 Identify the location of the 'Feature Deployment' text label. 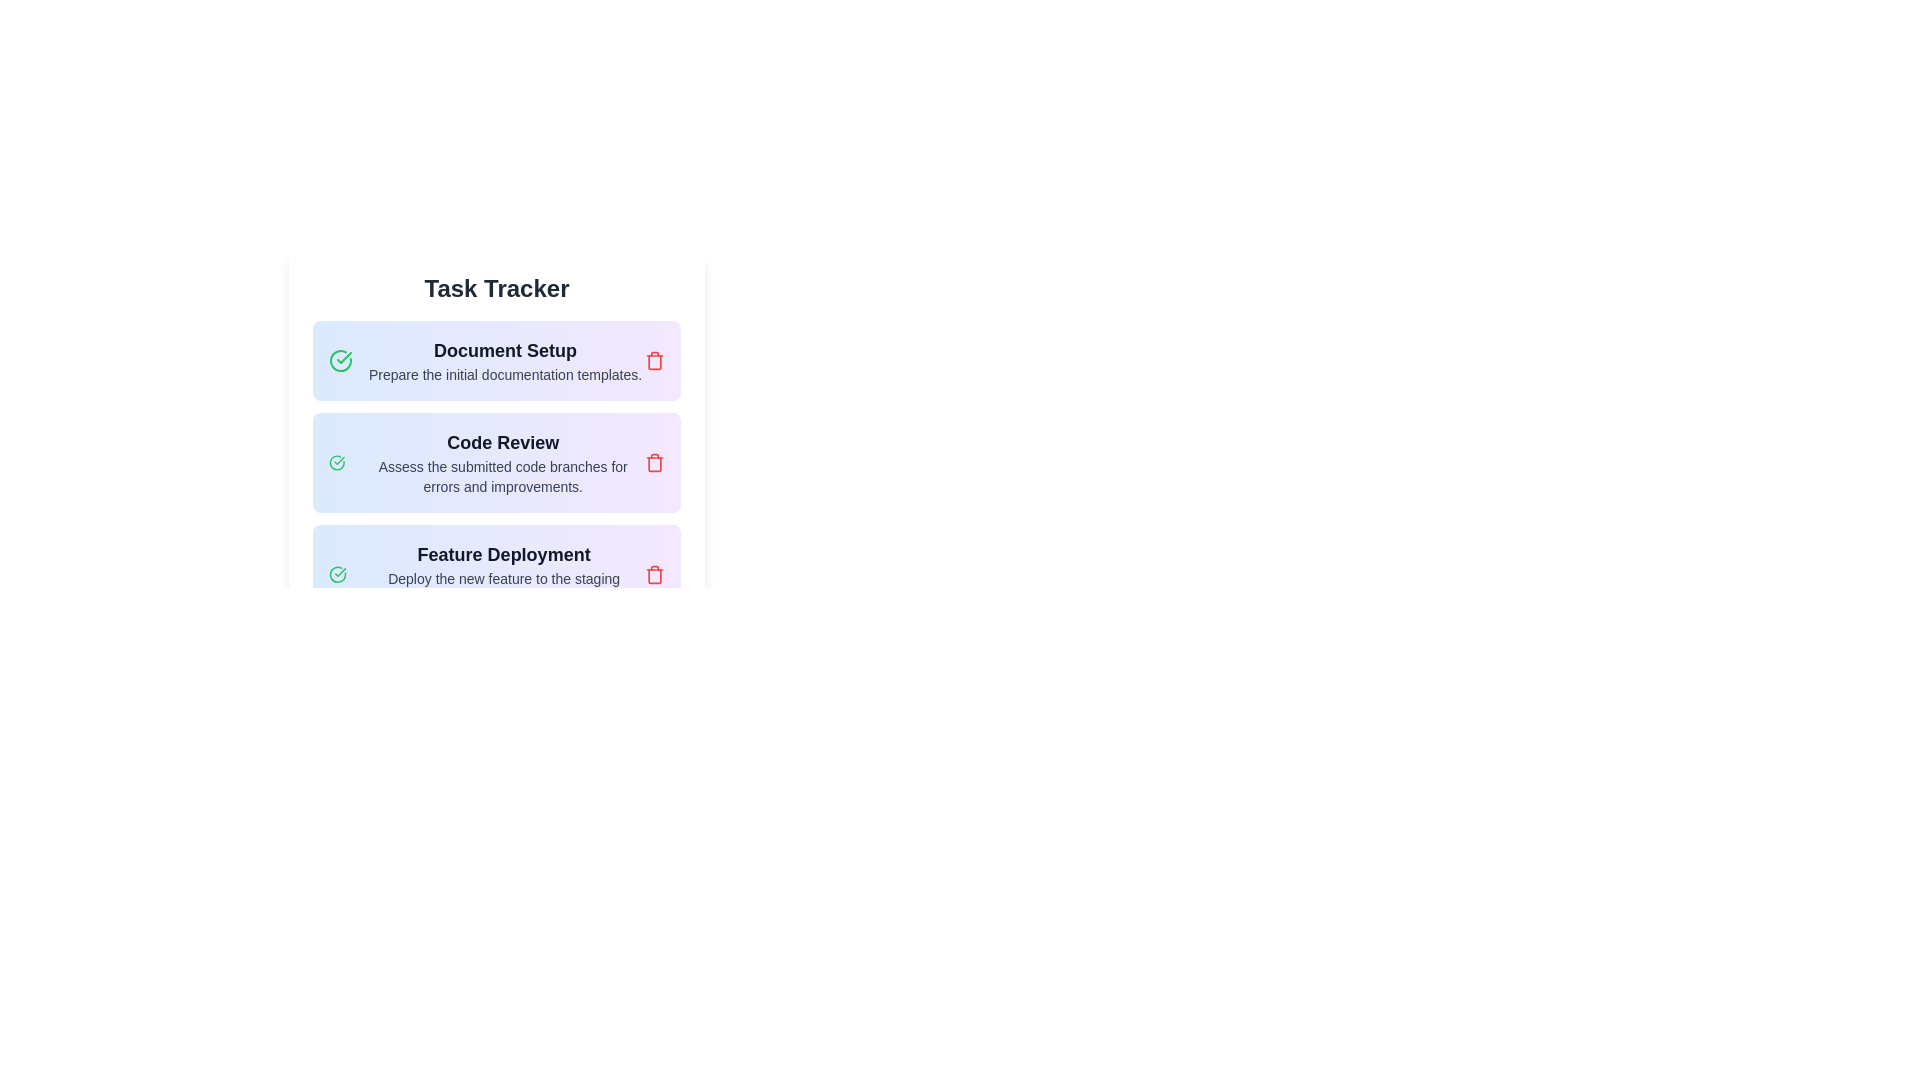
(504, 555).